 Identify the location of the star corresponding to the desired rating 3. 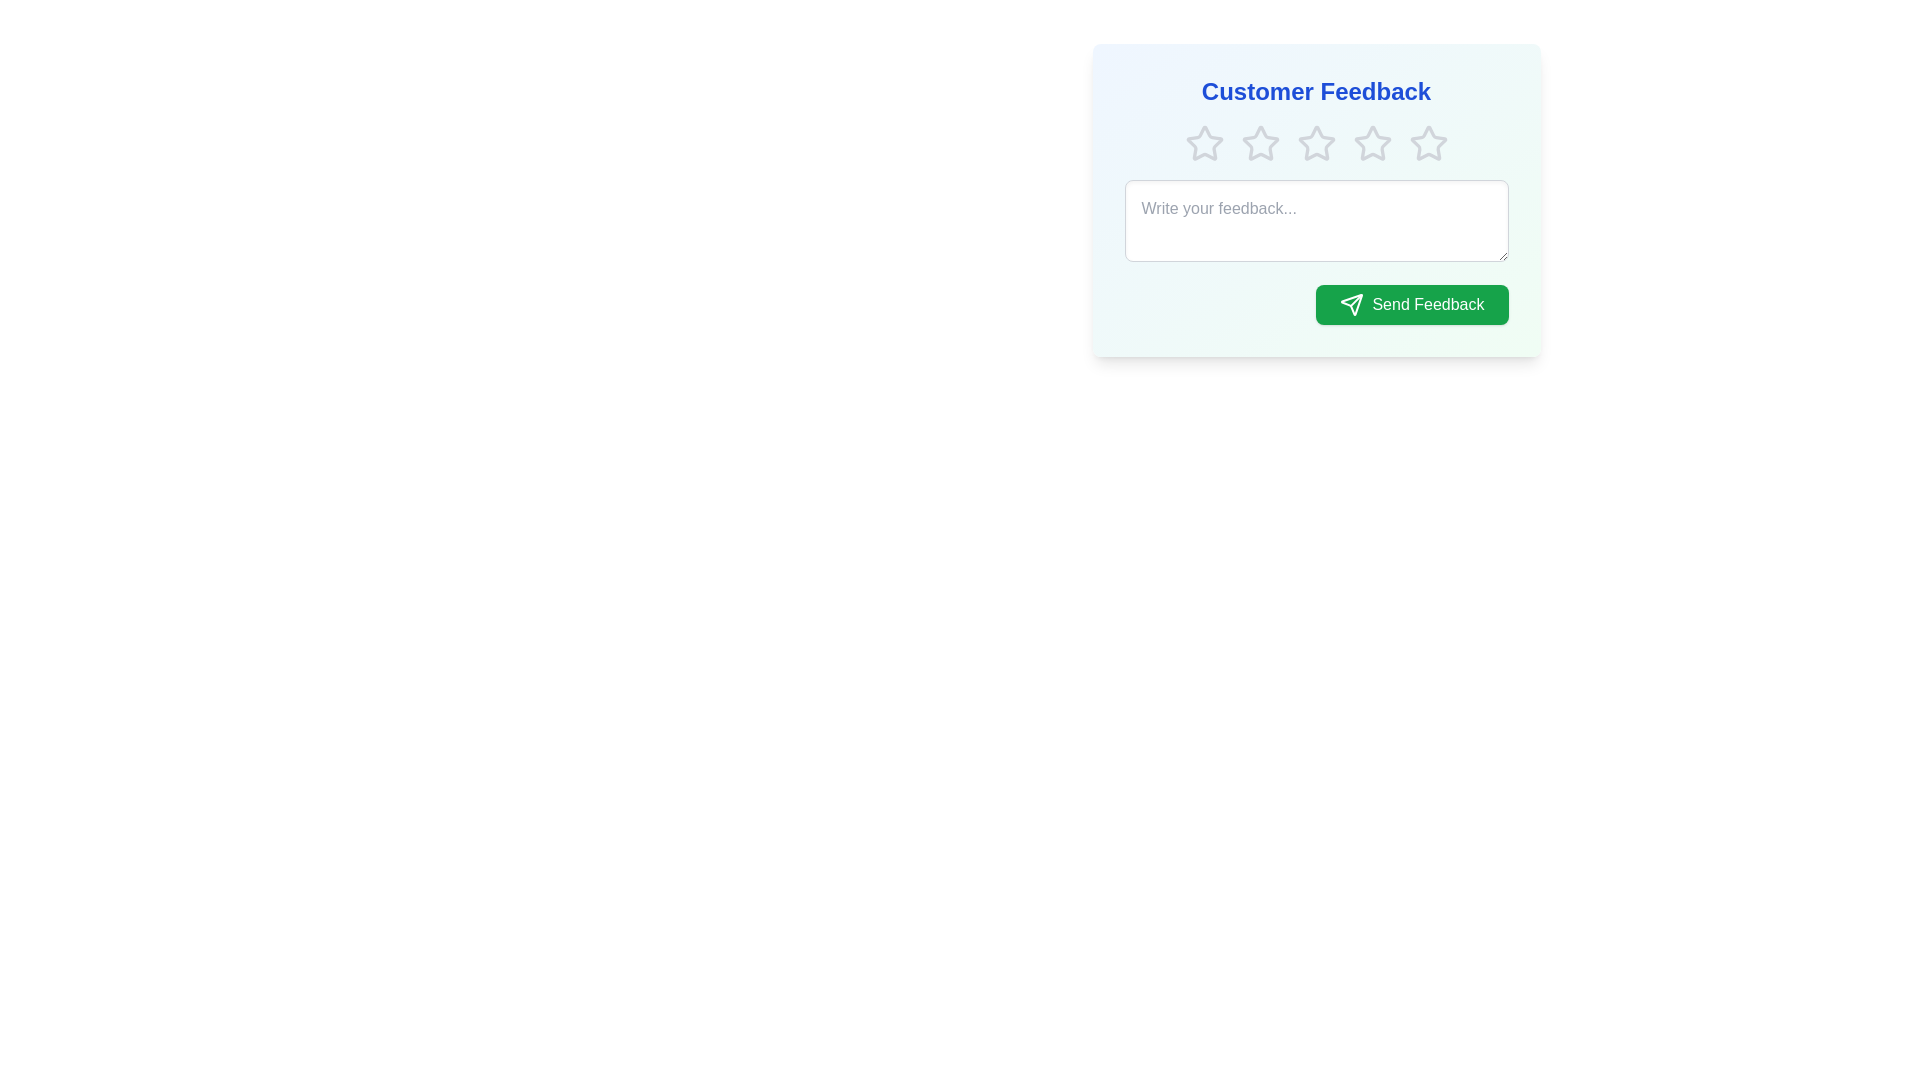
(1316, 142).